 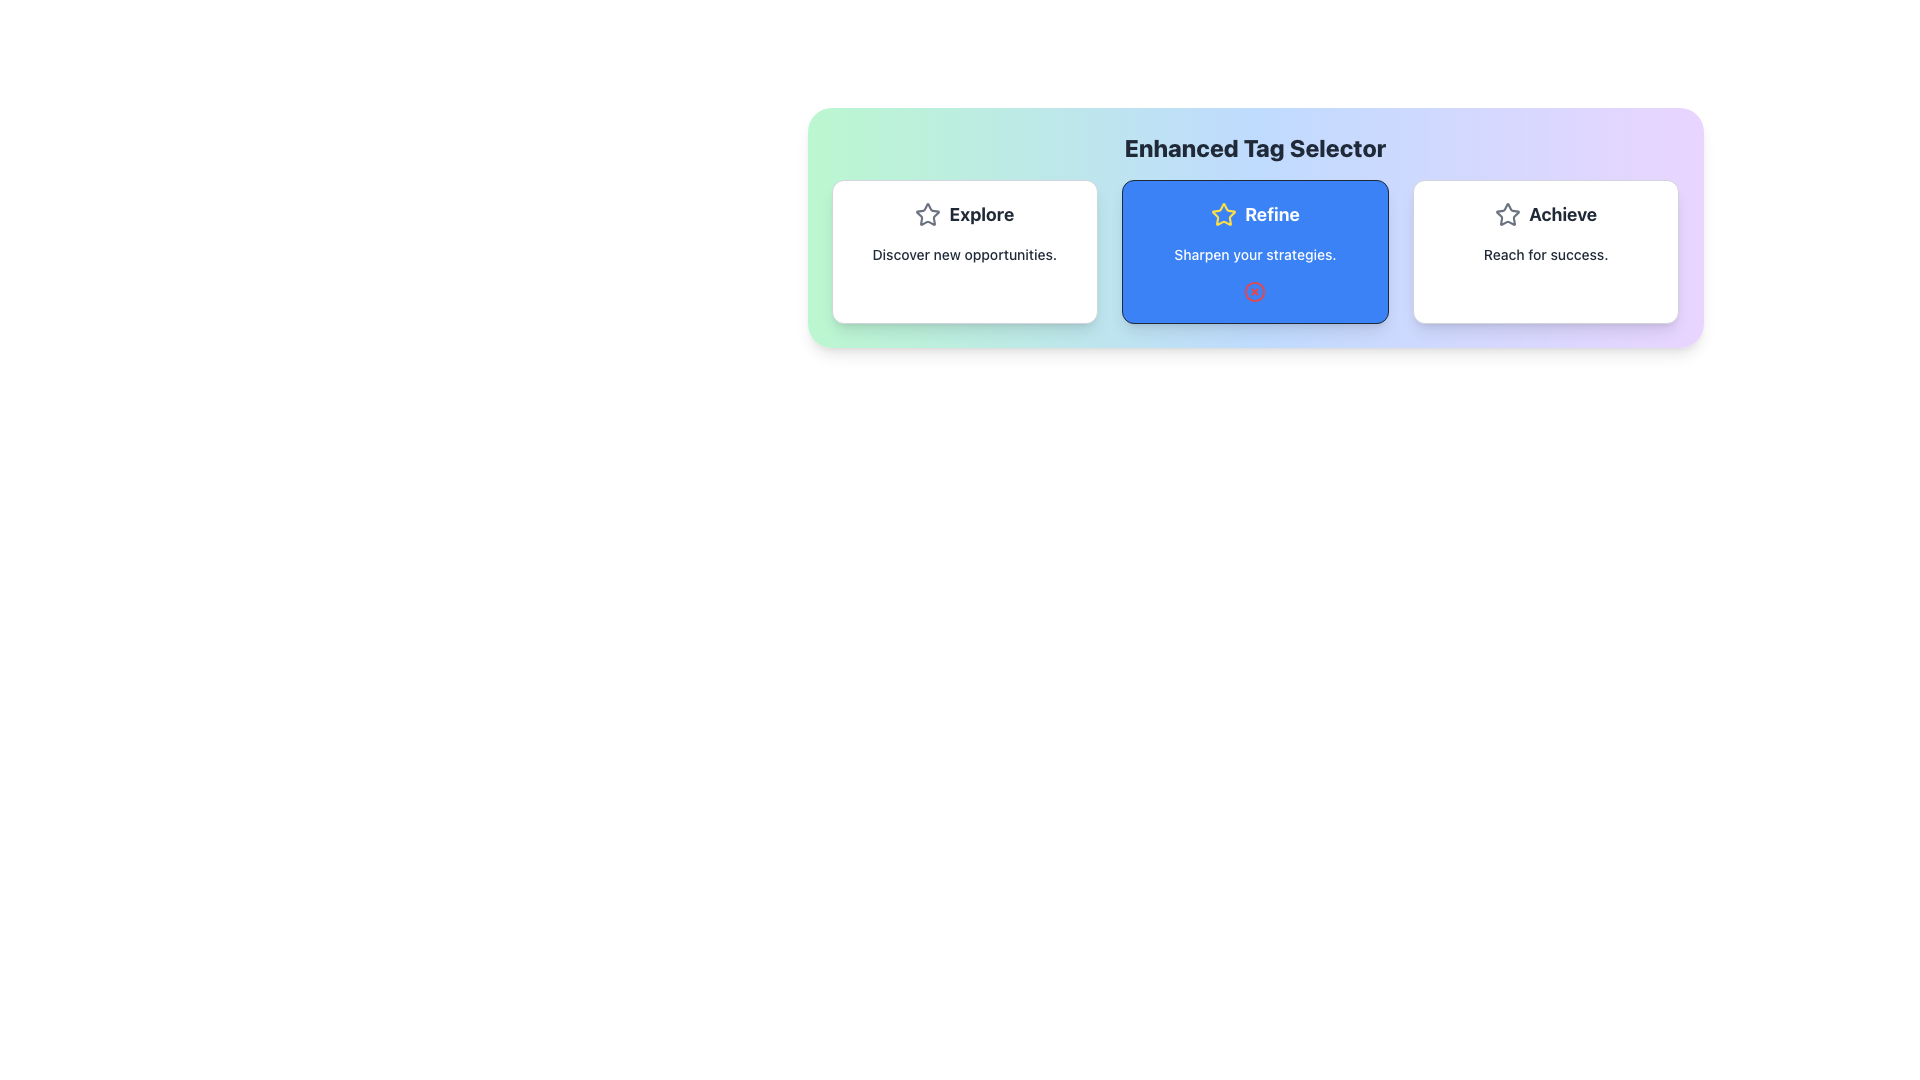 I want to click on circular outline SVG element located in the rightmost card of the 'Achieve' group under the 'Enhanced Tag Selector' for its properties, so click(x=1545, y=292).